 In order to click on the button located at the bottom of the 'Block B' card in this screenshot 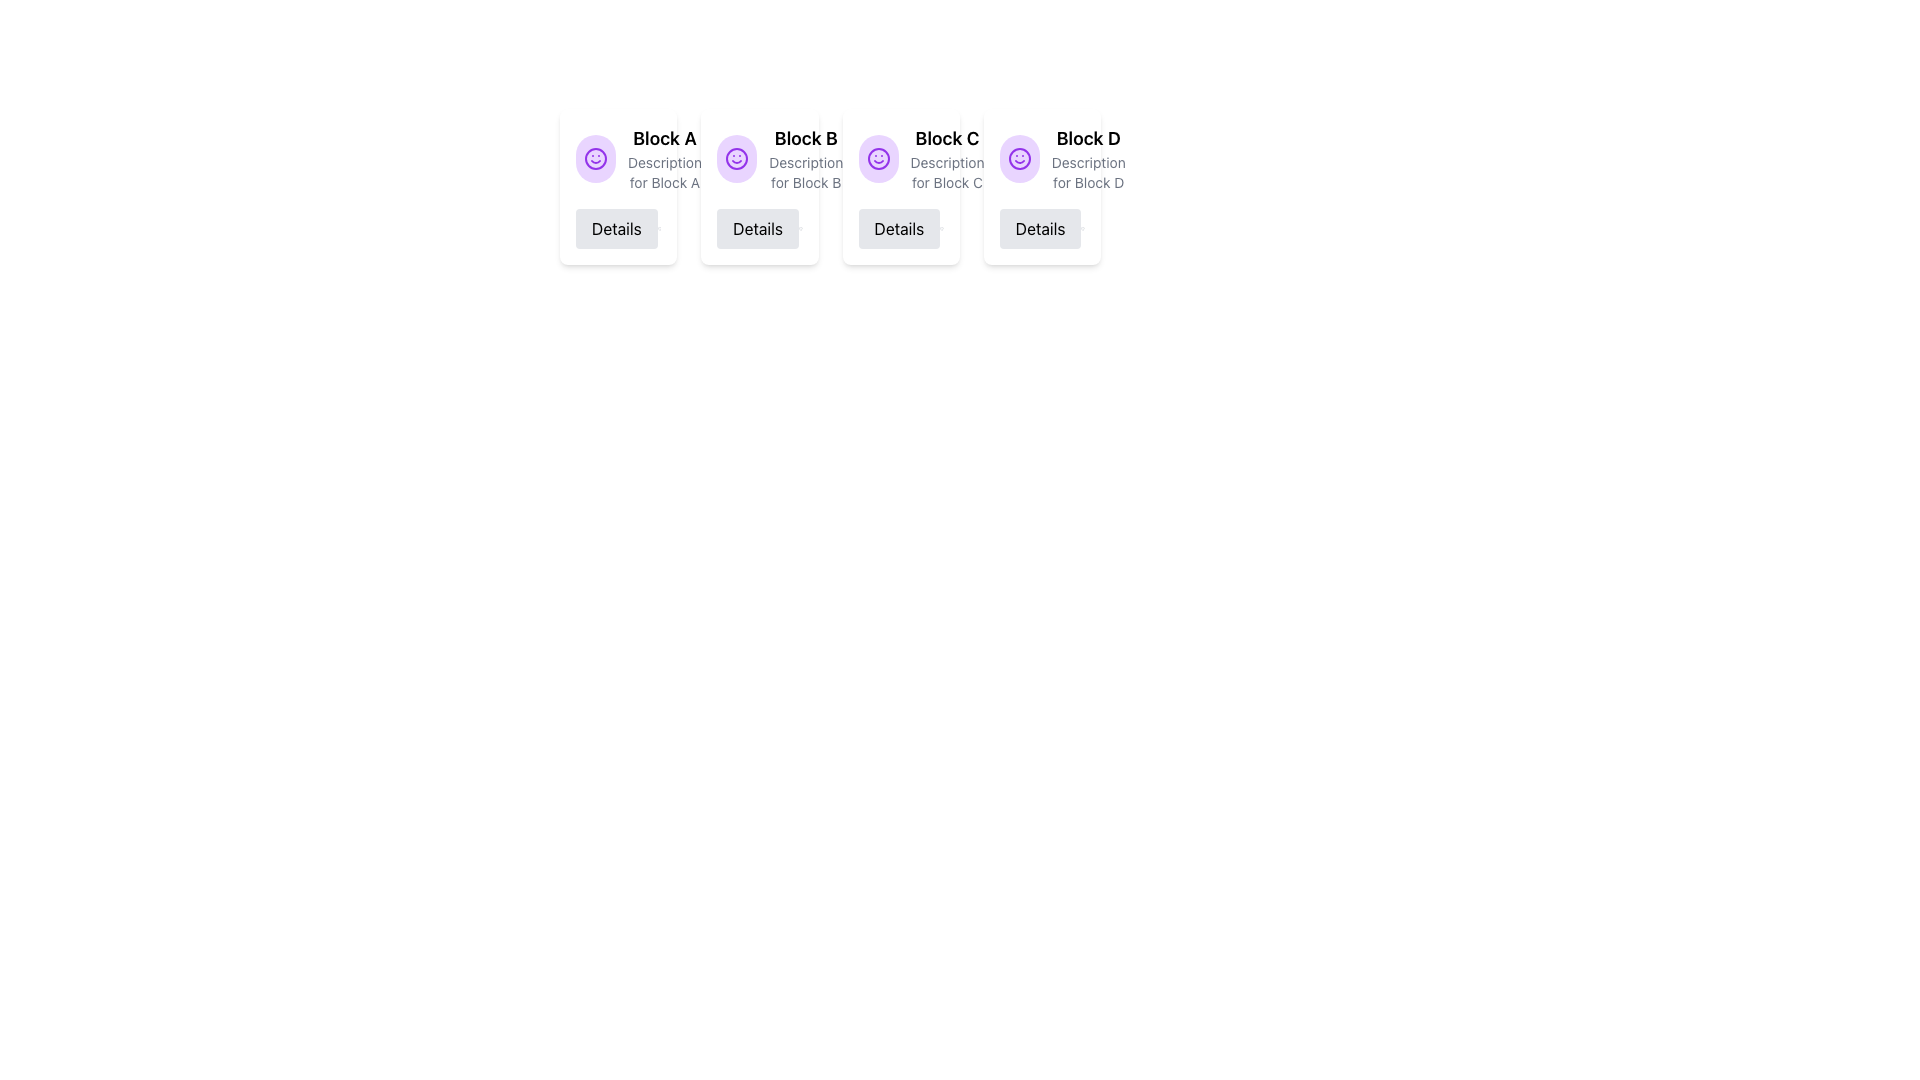, I will do `click(758, 227)`.